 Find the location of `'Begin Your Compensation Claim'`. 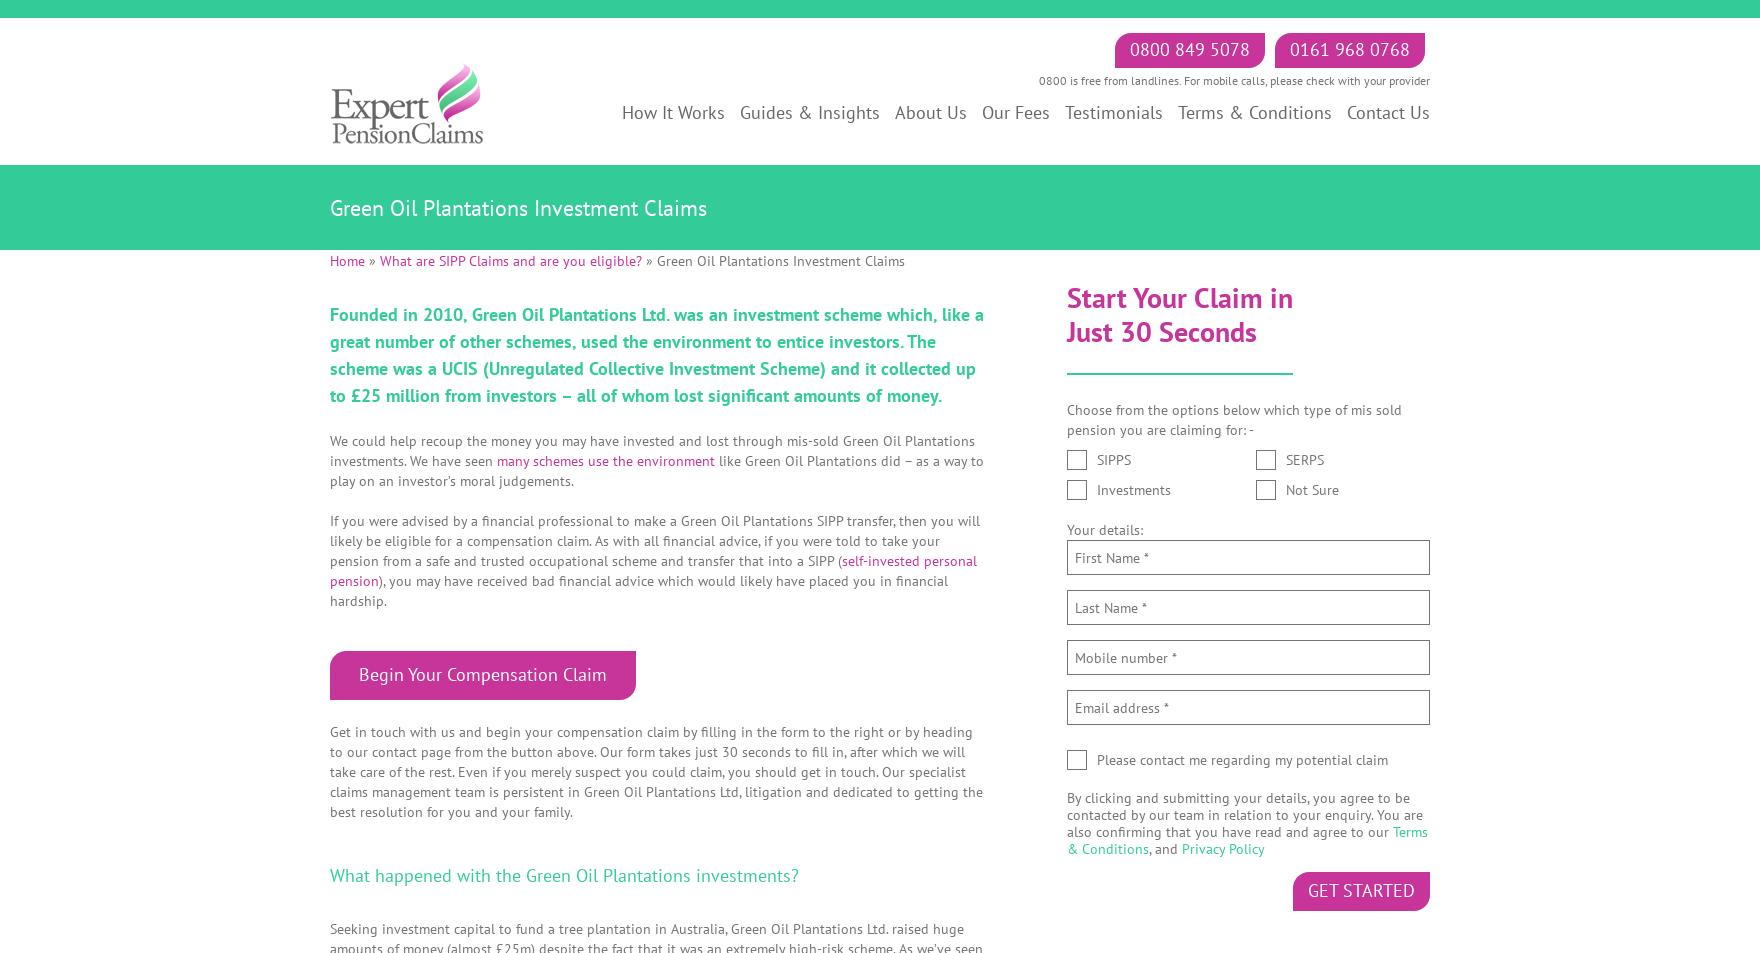

'Begin Your Compensation Claim' is located at coordinates (482, 674).